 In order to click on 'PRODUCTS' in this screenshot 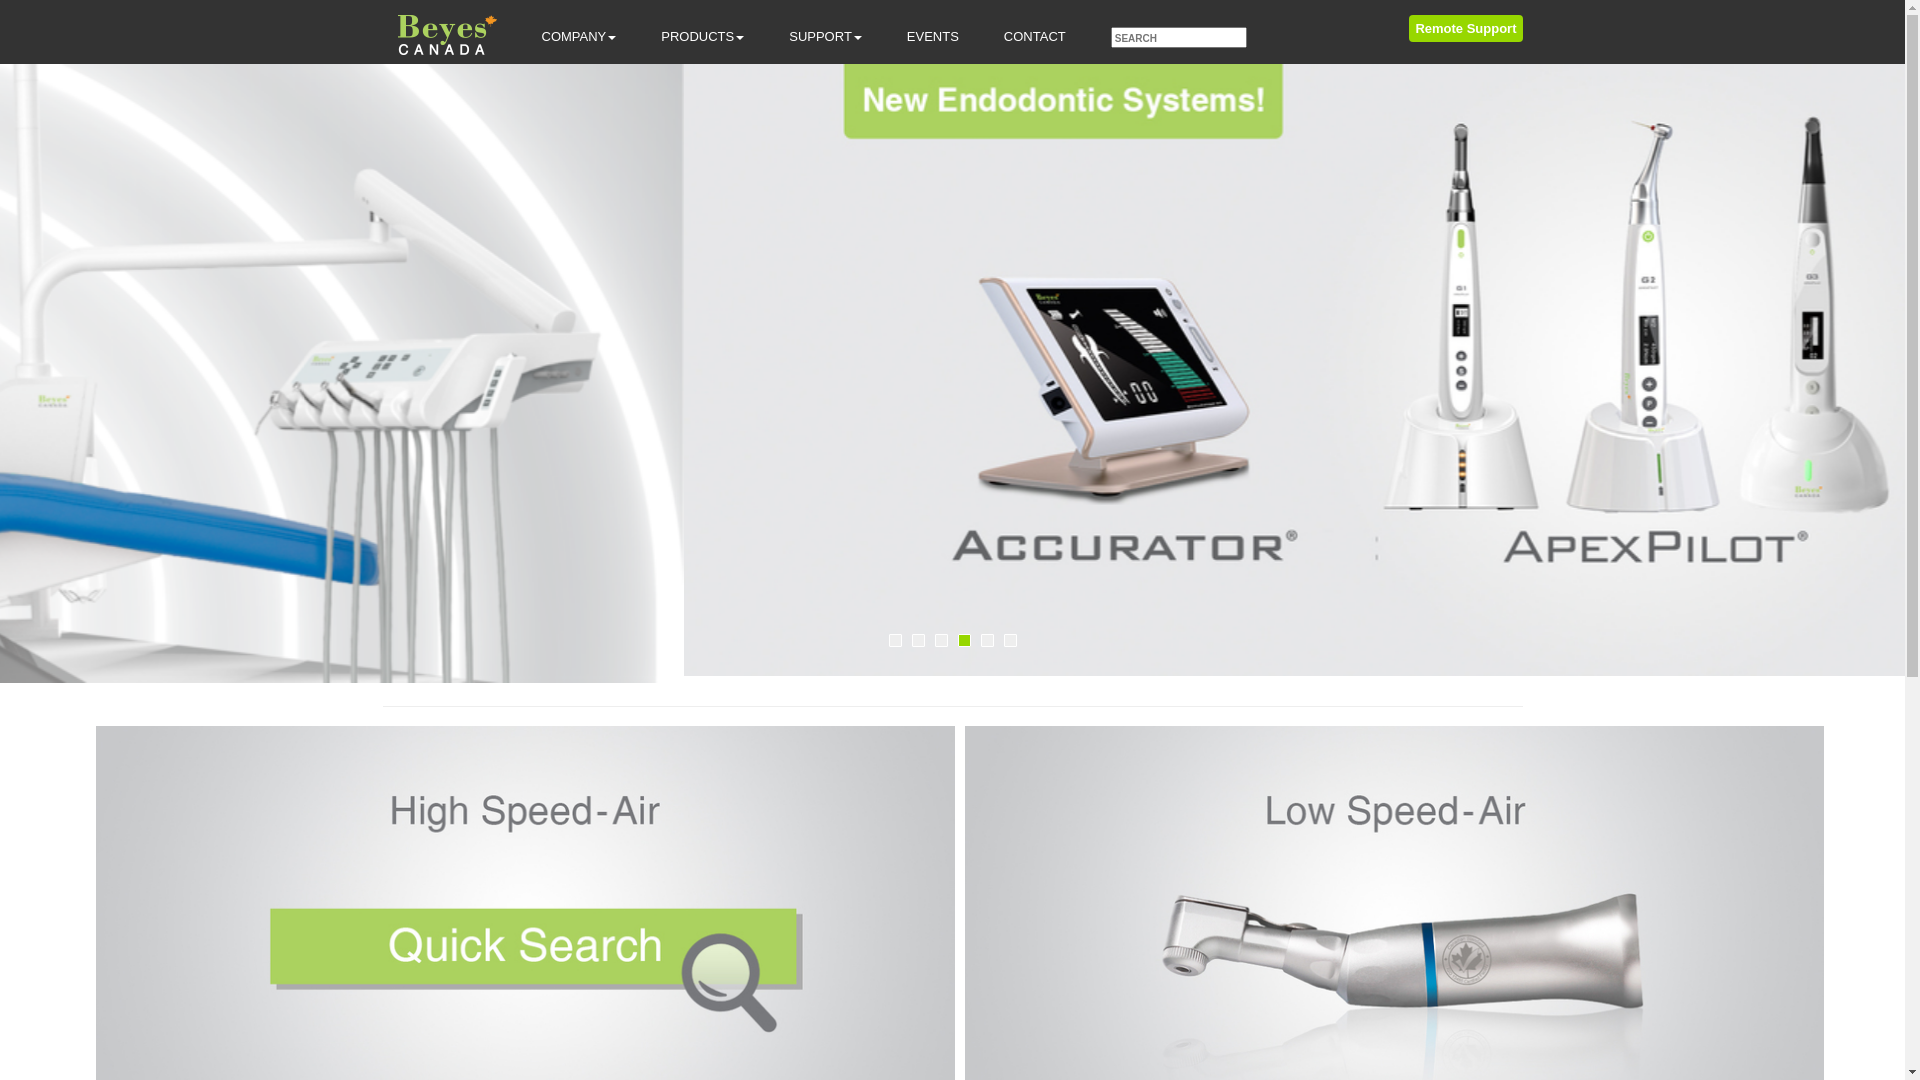, I will do `click(702, 37)`.